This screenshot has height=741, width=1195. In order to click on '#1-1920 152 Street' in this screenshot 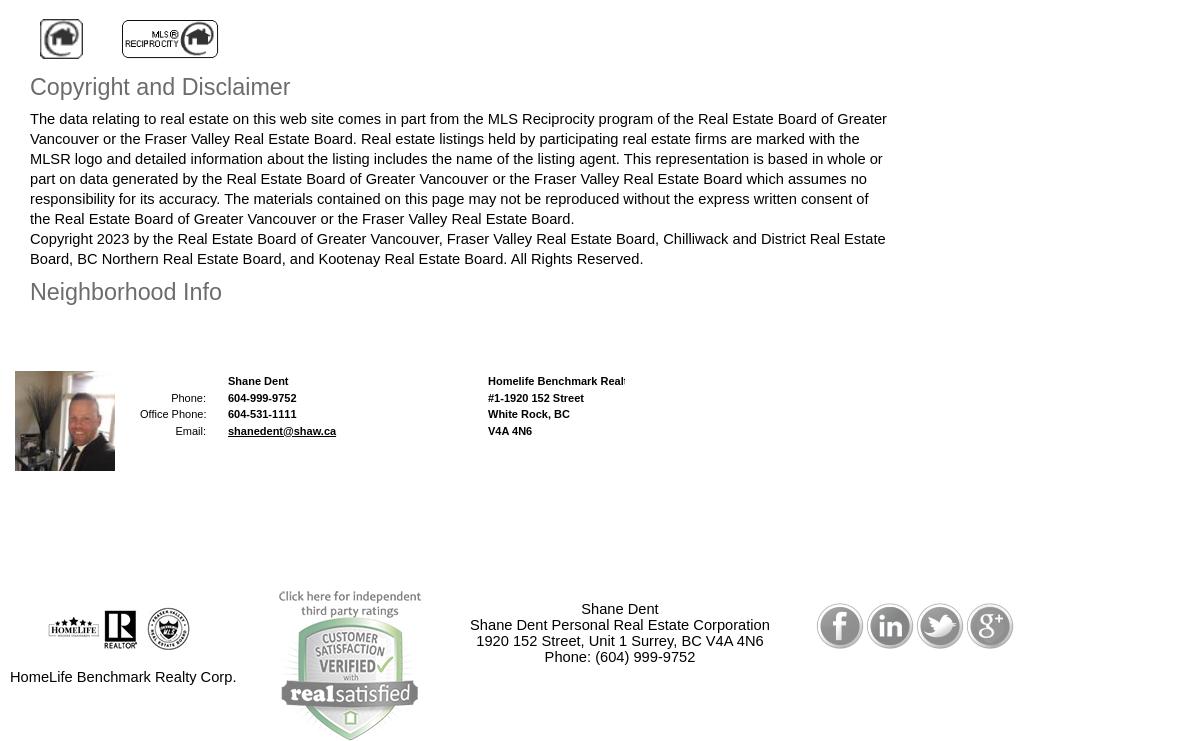, I will do `click(535, 397)`.